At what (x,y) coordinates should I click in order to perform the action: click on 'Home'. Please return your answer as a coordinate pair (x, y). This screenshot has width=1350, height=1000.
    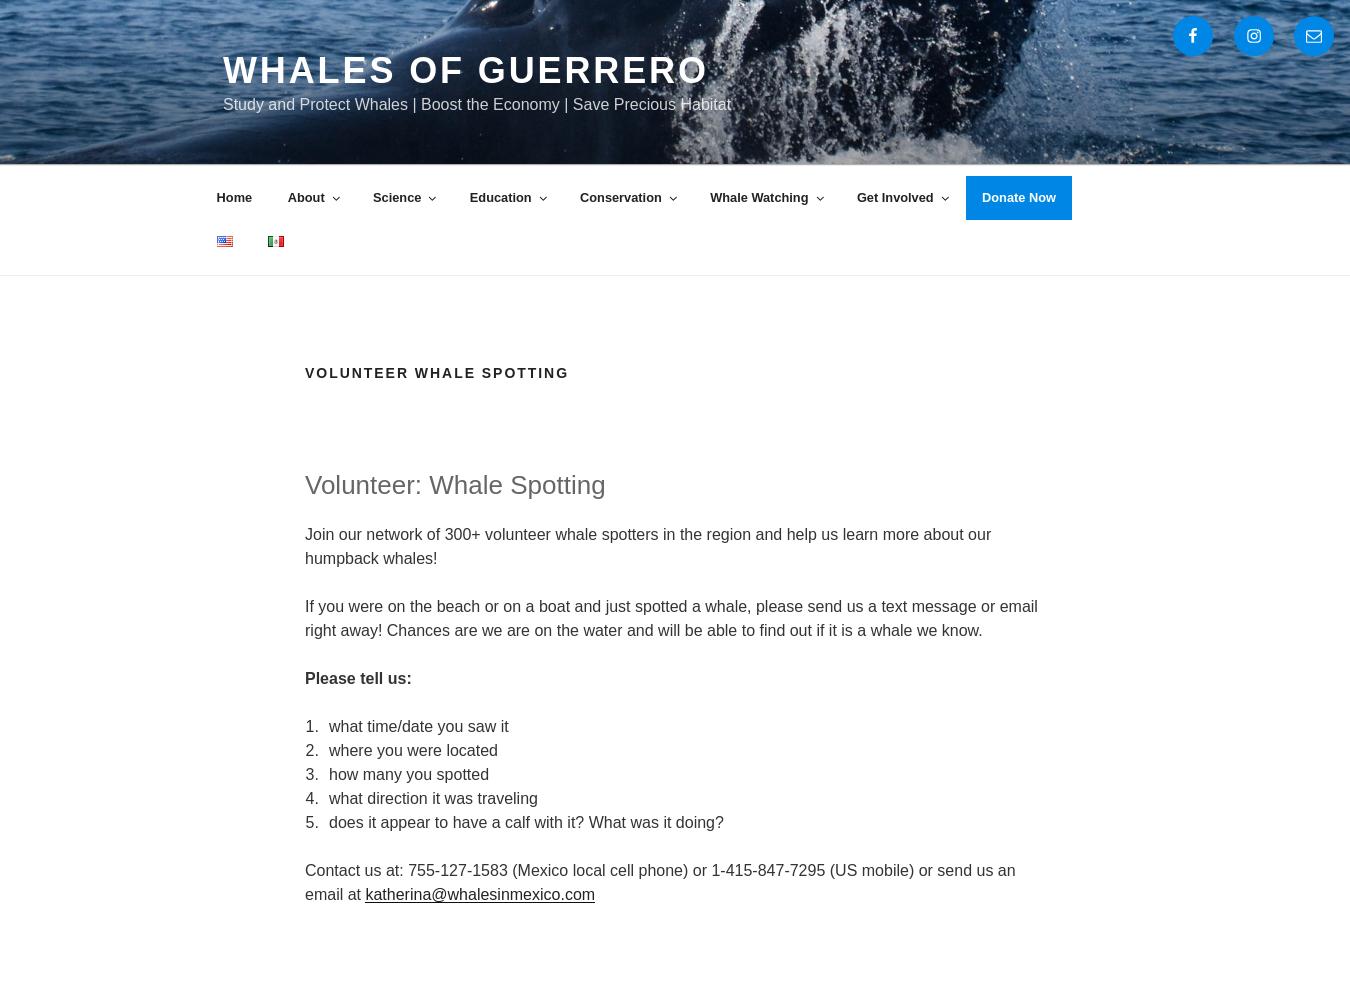
    Looking at the image, I should click on (216, 196).